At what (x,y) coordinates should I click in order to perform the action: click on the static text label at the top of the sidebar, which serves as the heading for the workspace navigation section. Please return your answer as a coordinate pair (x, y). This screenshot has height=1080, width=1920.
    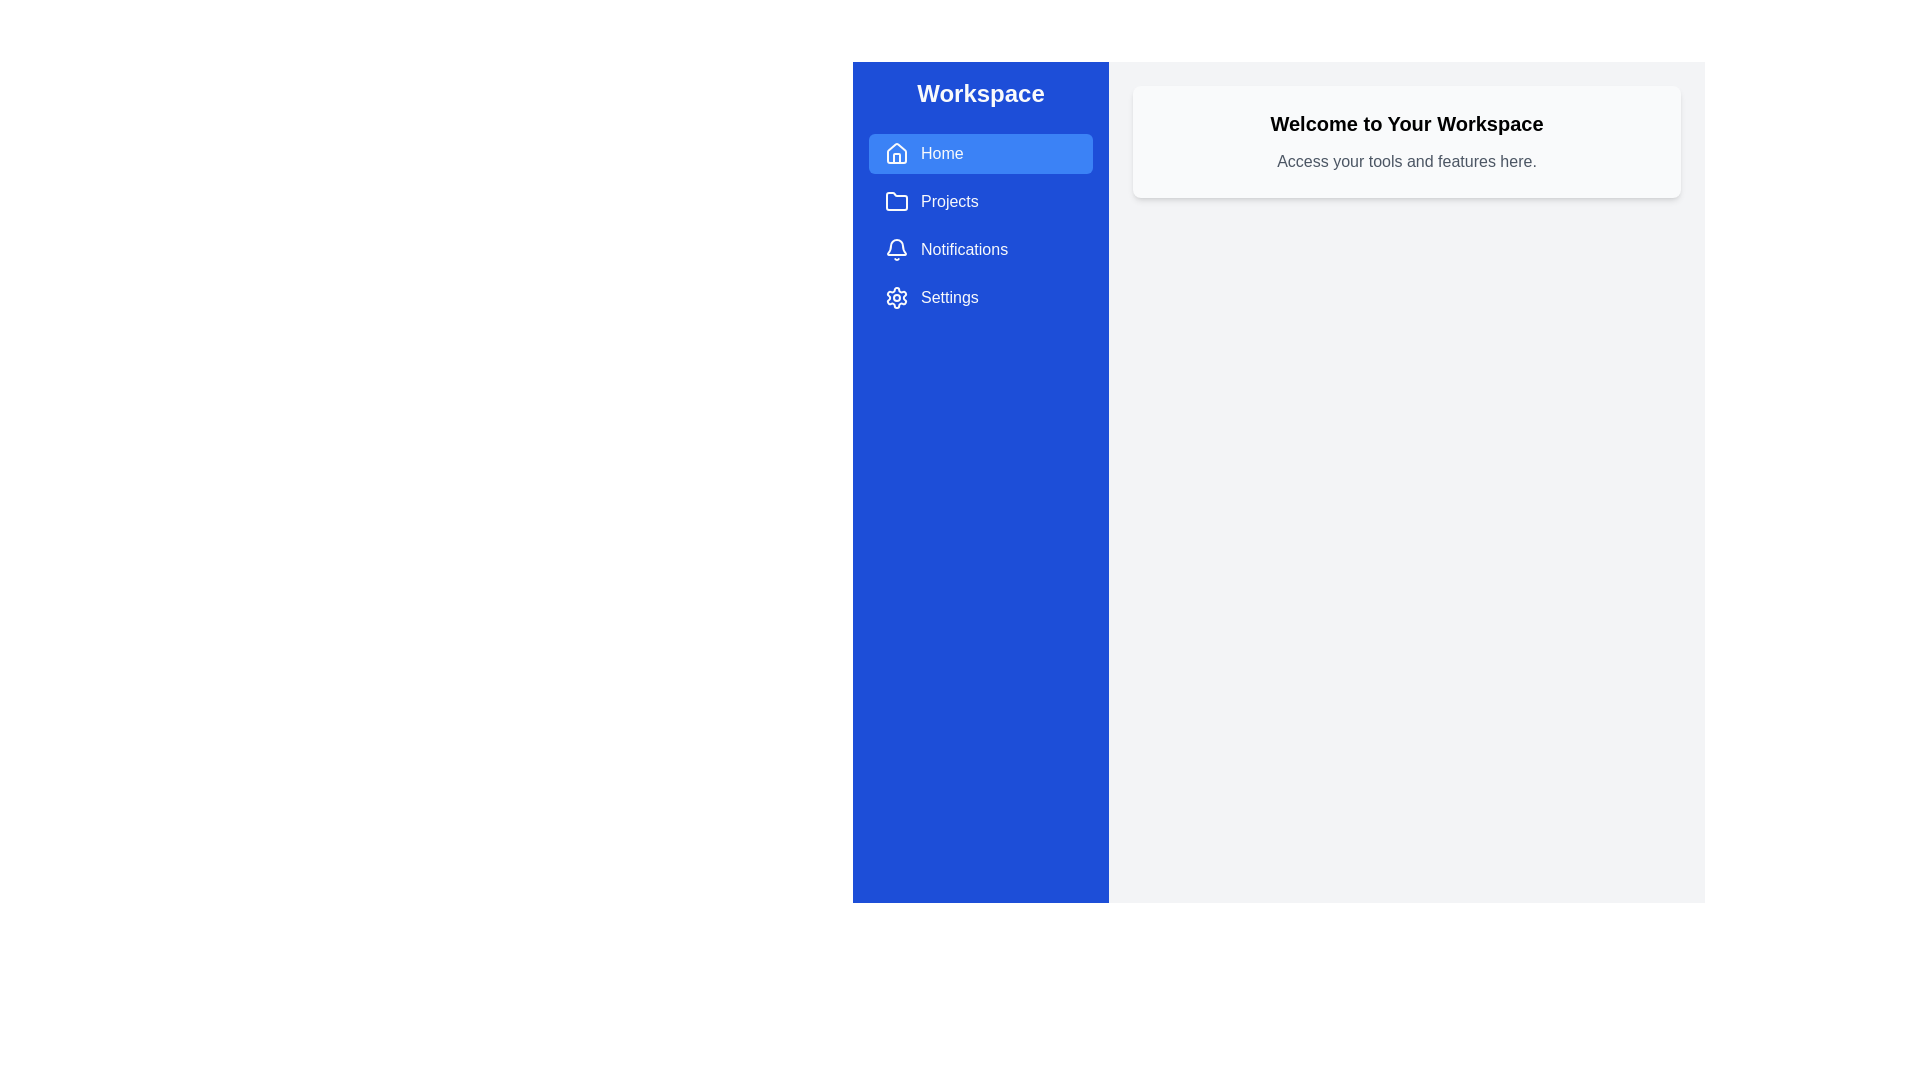
    Looking at the image, I should click on (980, 93).